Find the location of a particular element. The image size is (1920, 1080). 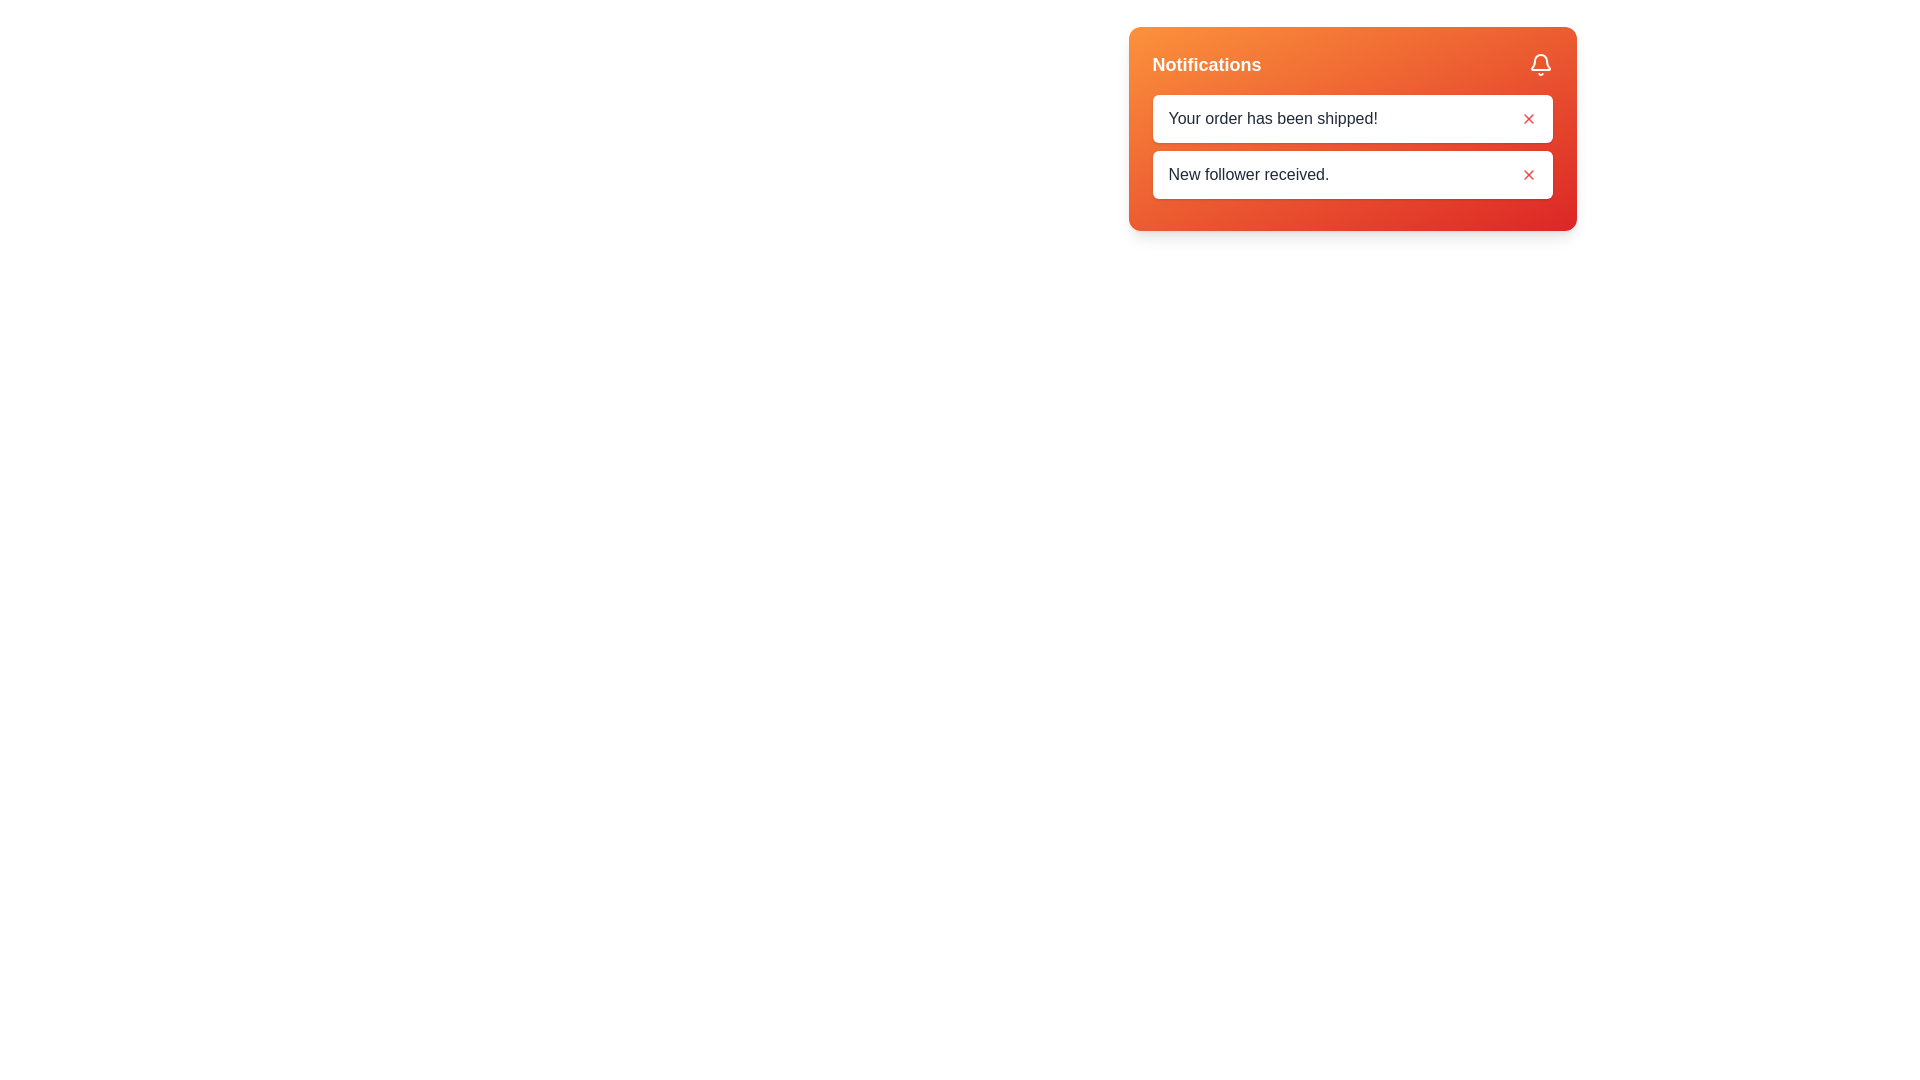

the header label that indicates the notifications section, located at the top-left corner of the notification card is located at coordinates (1206, 64).